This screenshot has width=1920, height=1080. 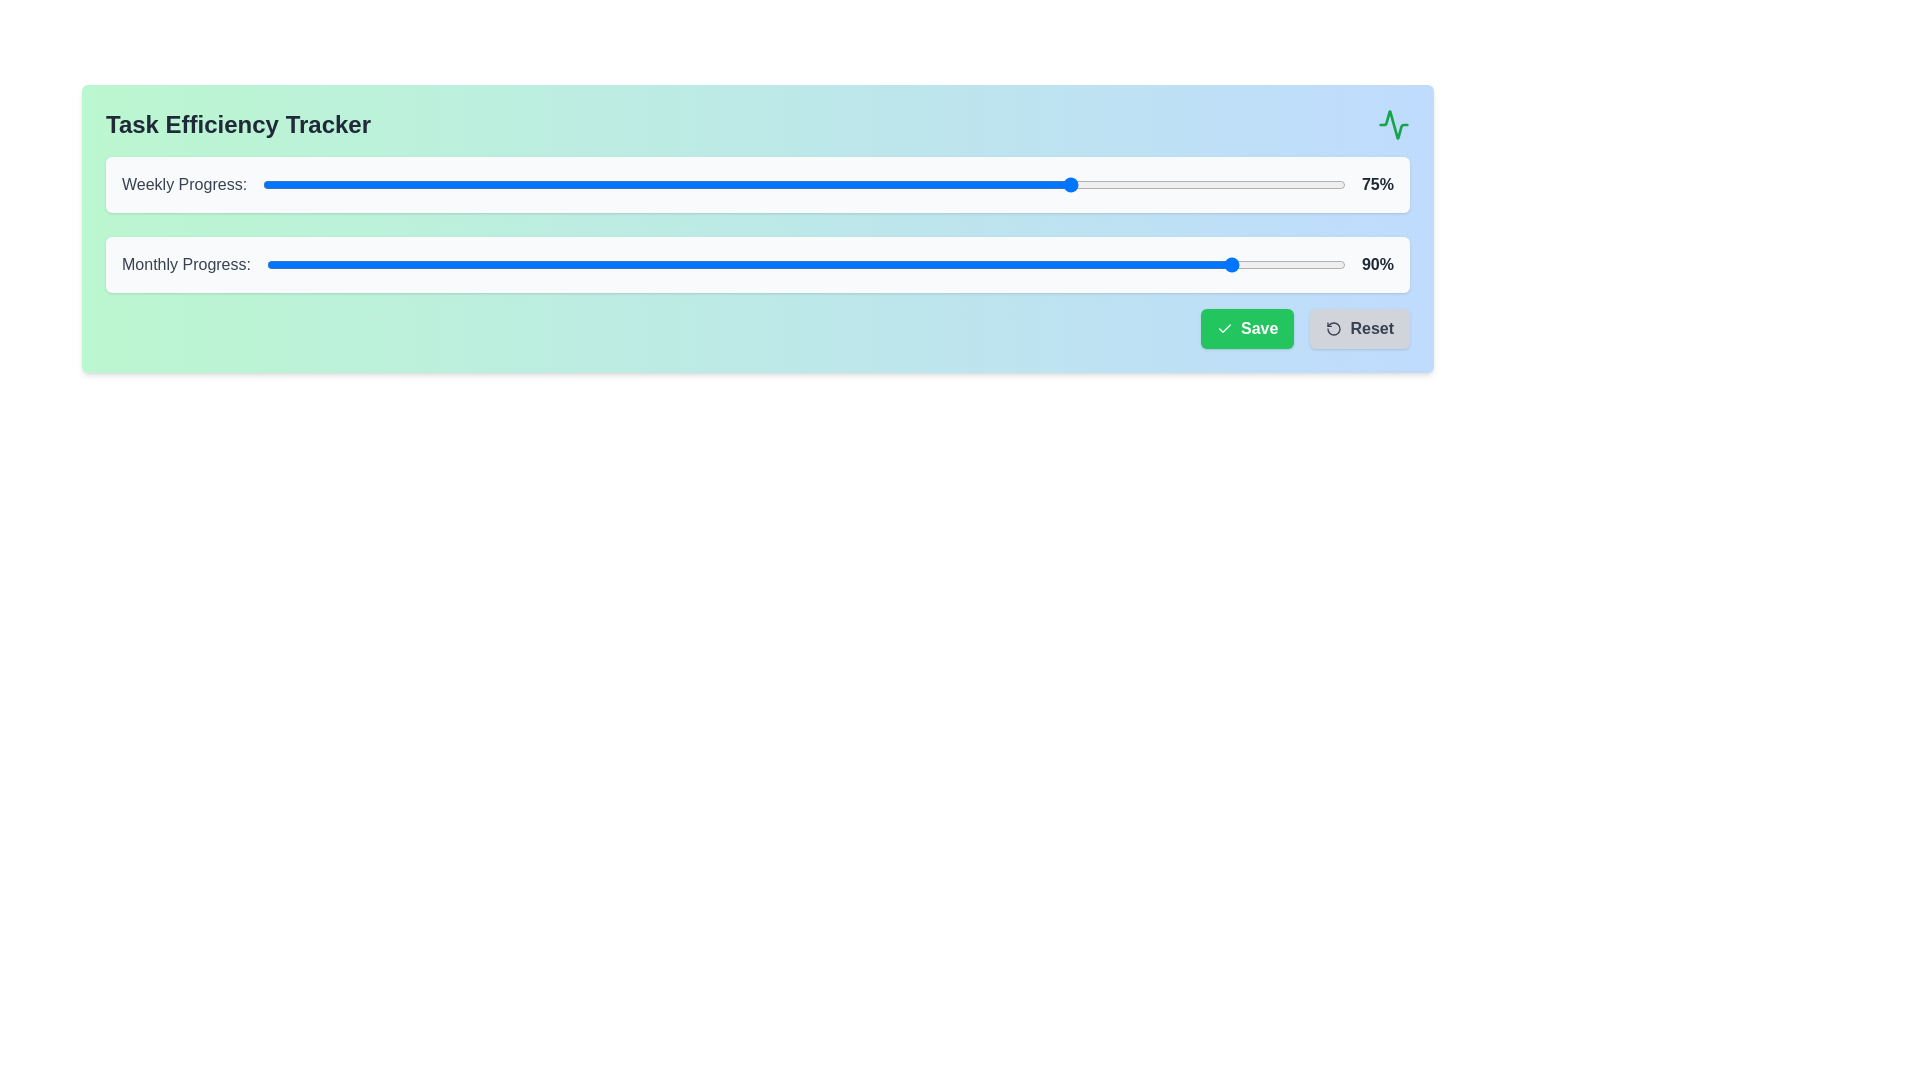 What do you see at coordinates (1392, 124) in the screenshot?
I see `the activity icon to interact with it` at bounding box center [1392, 124].